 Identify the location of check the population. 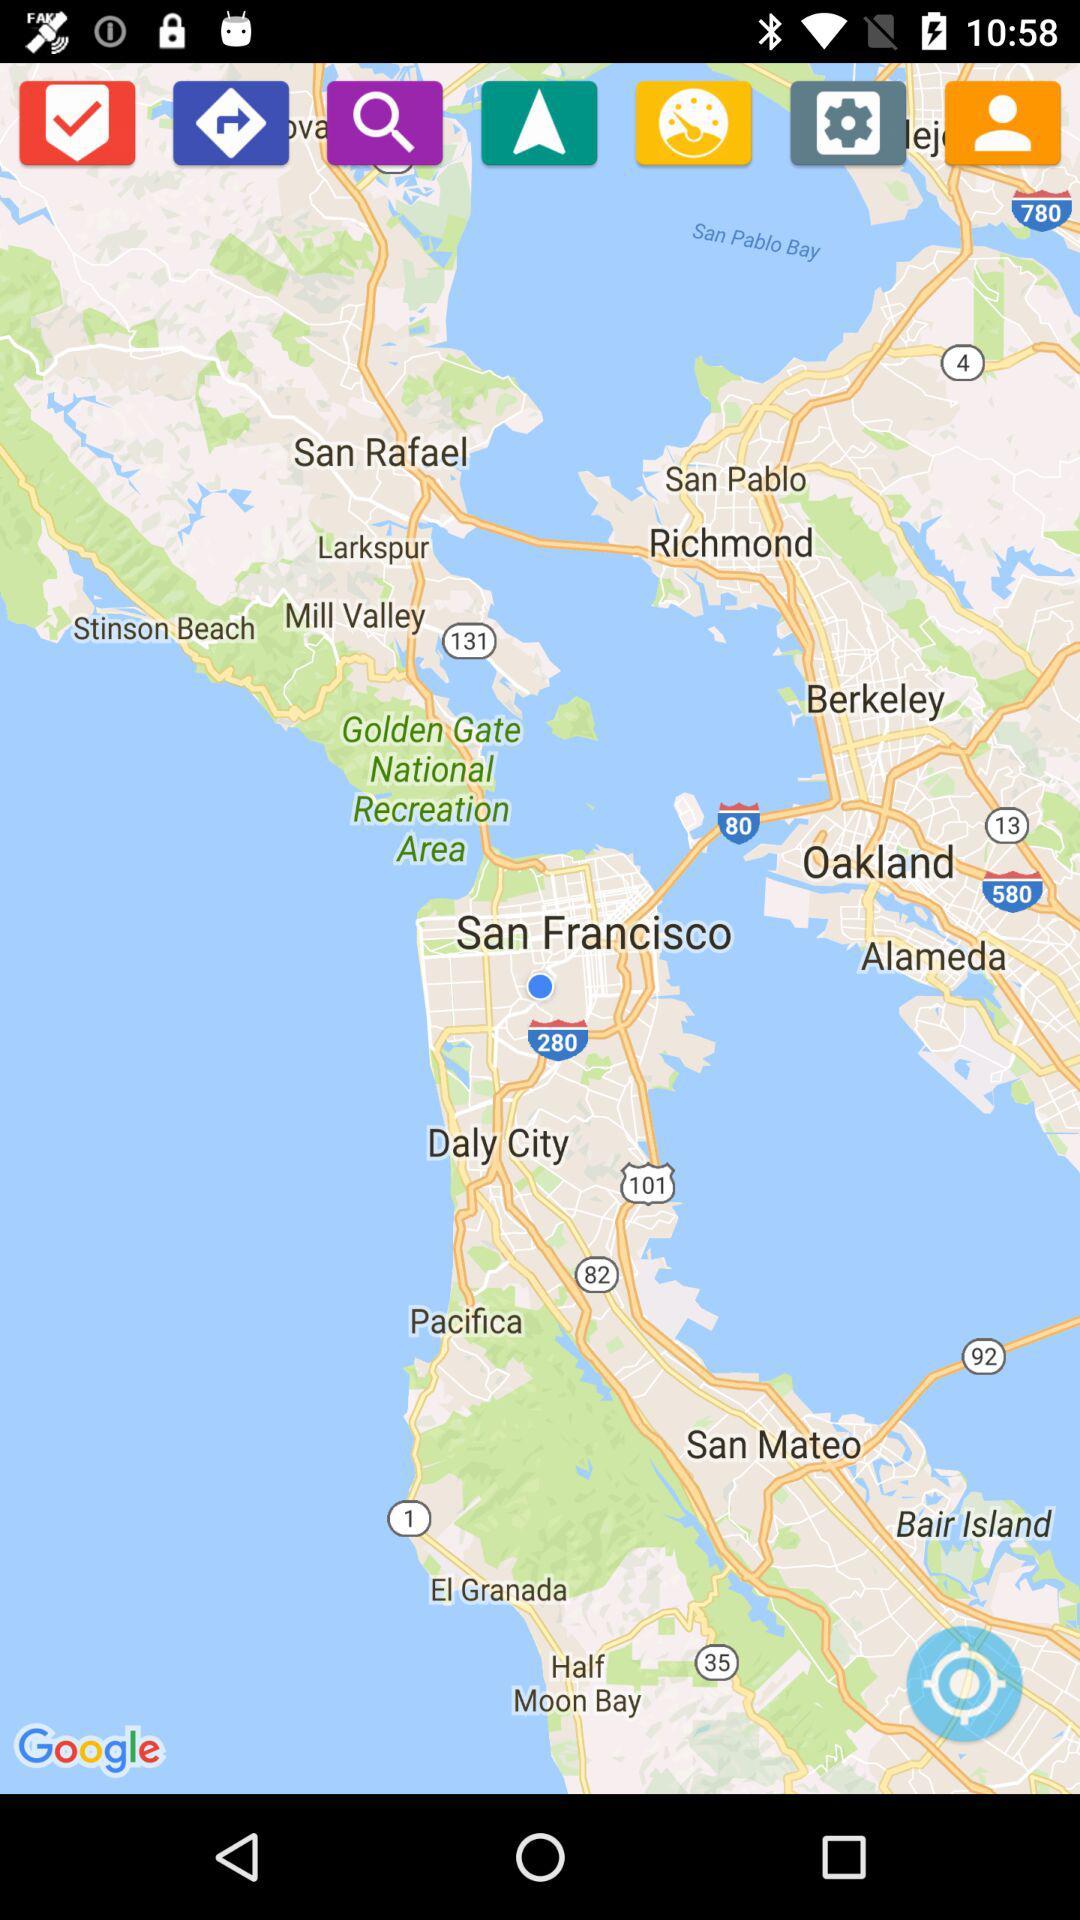
(1002, 121).